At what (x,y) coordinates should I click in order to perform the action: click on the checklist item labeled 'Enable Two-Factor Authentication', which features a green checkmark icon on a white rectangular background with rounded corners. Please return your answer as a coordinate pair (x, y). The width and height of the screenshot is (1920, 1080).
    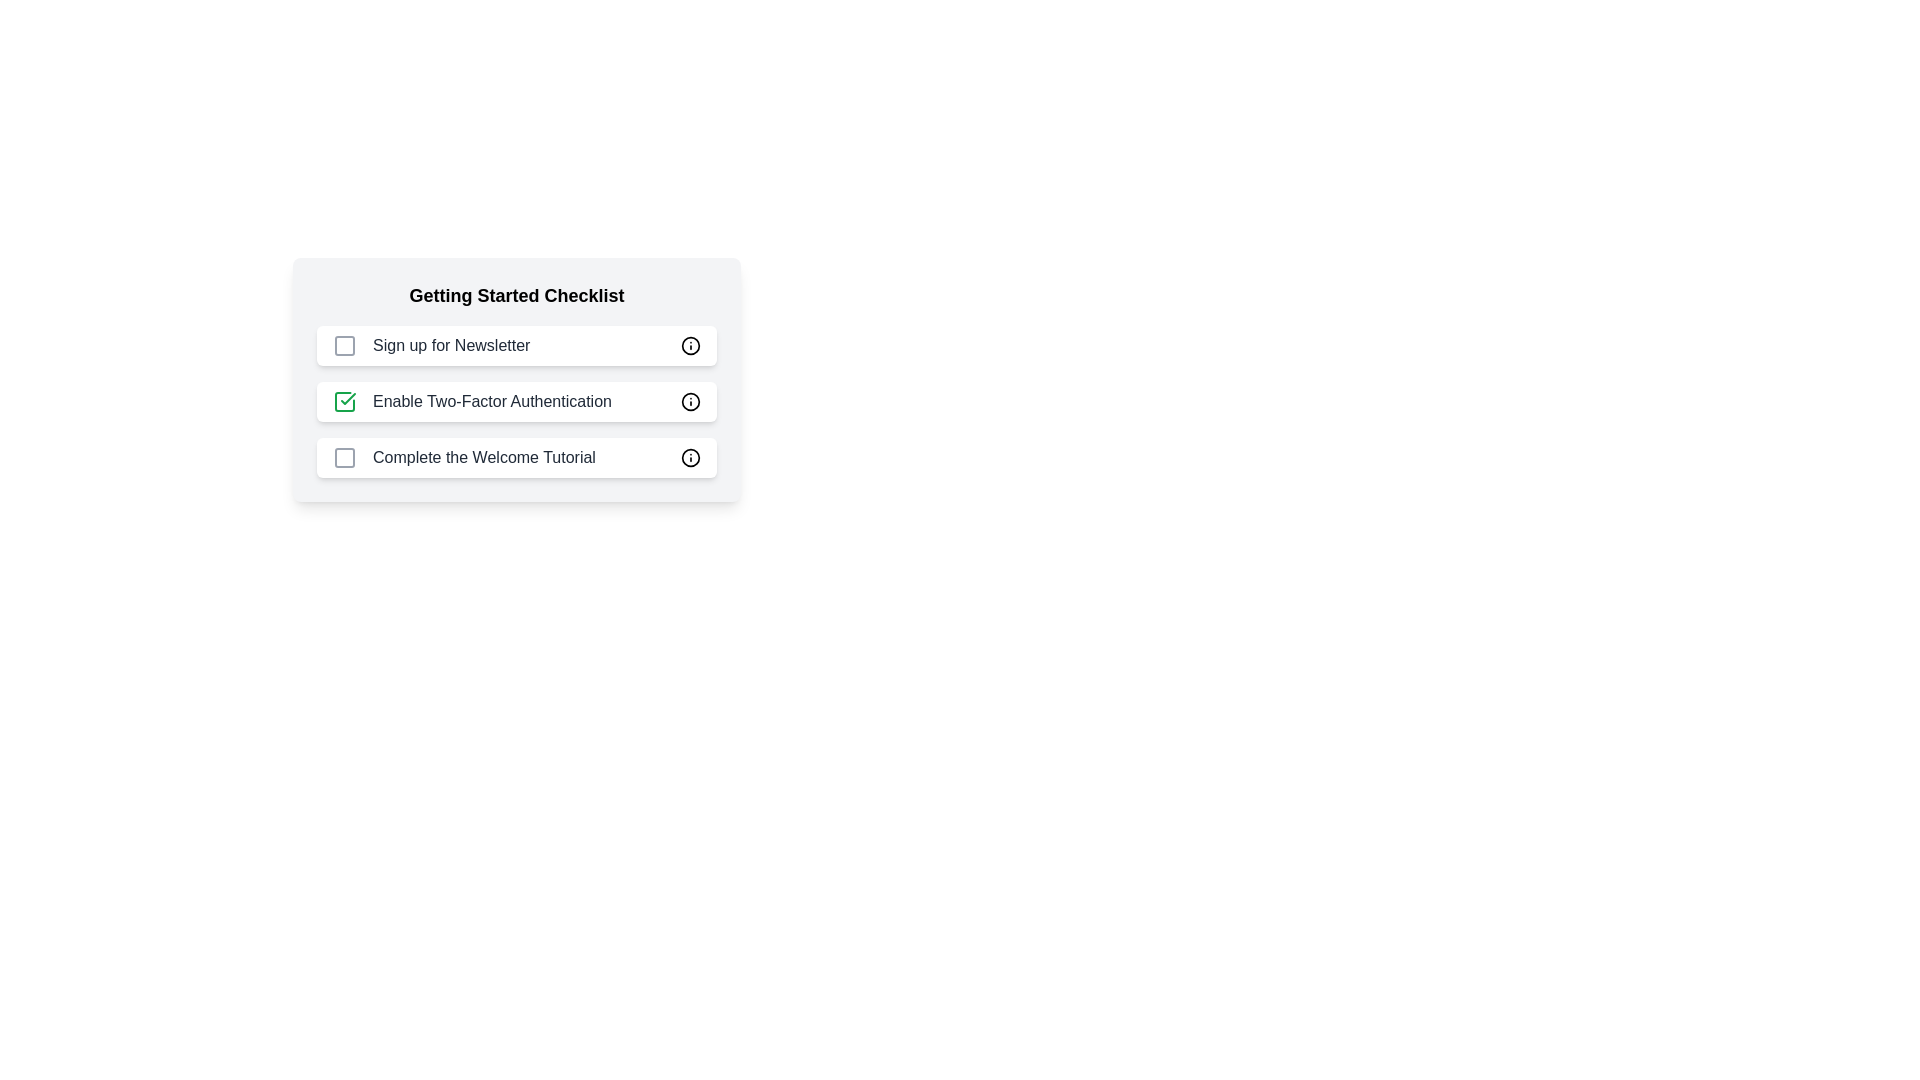
    Looking at the image, I should click on (517, 401).